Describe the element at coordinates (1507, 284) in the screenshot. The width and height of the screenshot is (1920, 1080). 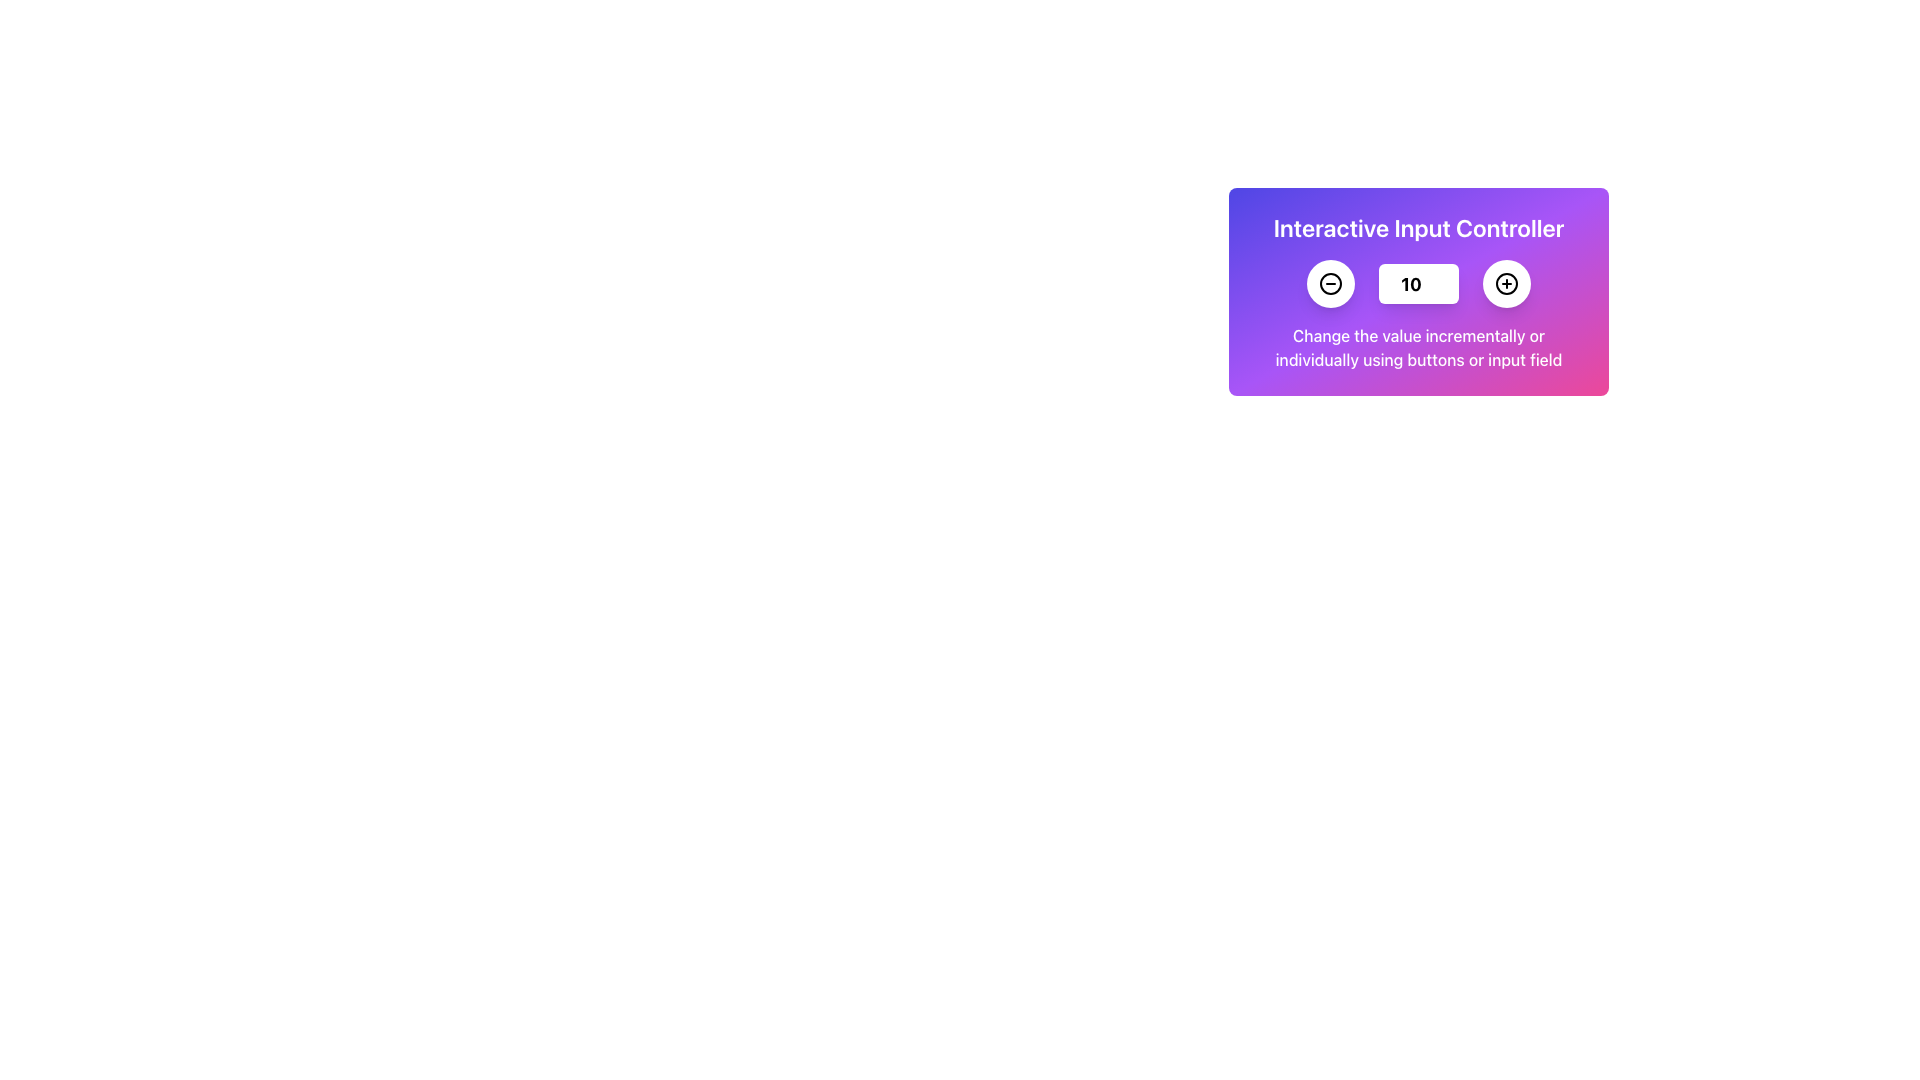
I see `the circular button with a white background and a black plus sign, which is located to the right of a number input field and a minus button, under the title 'Interactive Input Controller'` at that location.